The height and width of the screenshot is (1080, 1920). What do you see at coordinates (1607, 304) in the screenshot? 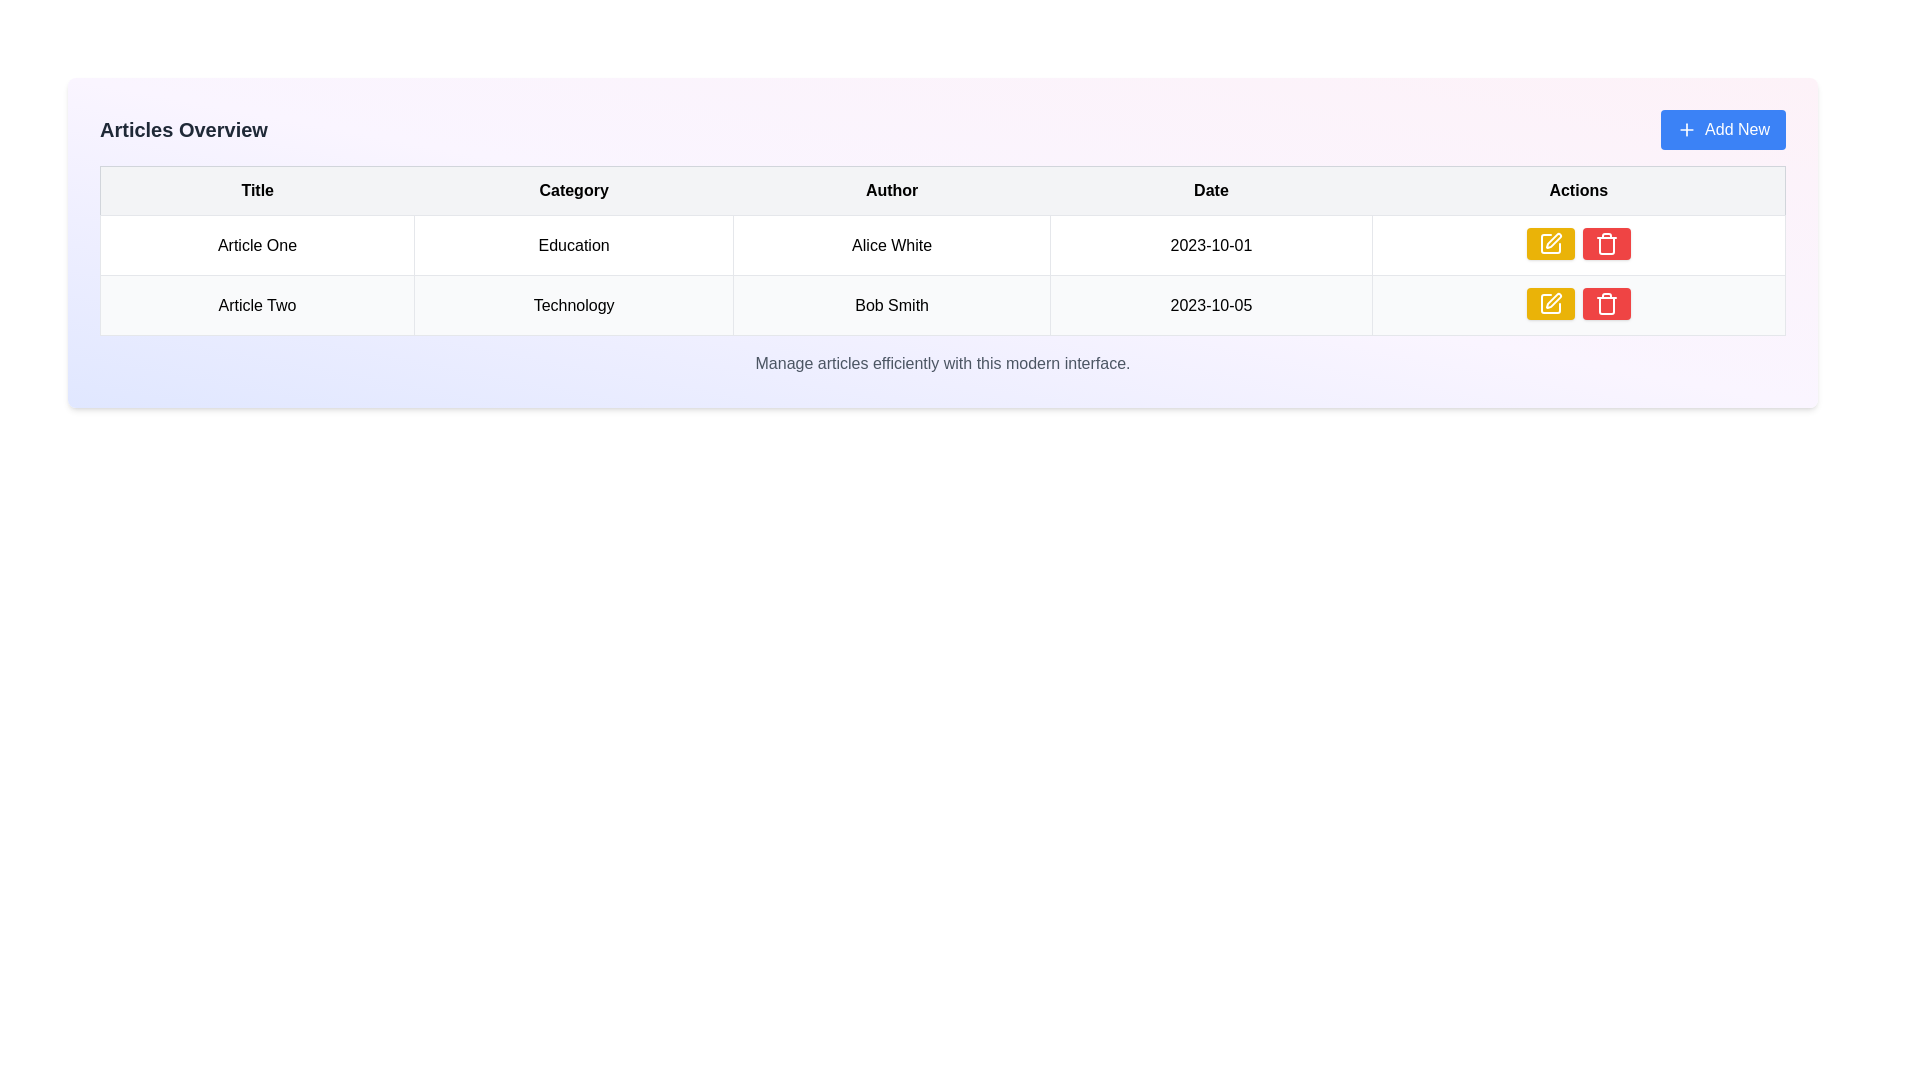
I see `the Delete button represented by an SVG trash can icon located in the Actions column of the second row in the table` at bounding box center [1607, 304].